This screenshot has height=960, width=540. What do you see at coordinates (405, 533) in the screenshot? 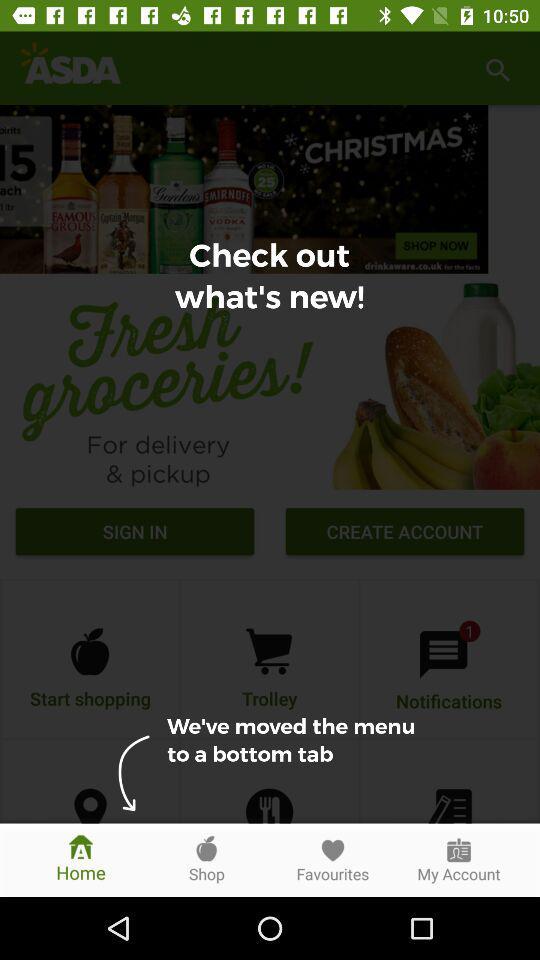
I see `the create account icon` at bounding box center [405, 533].